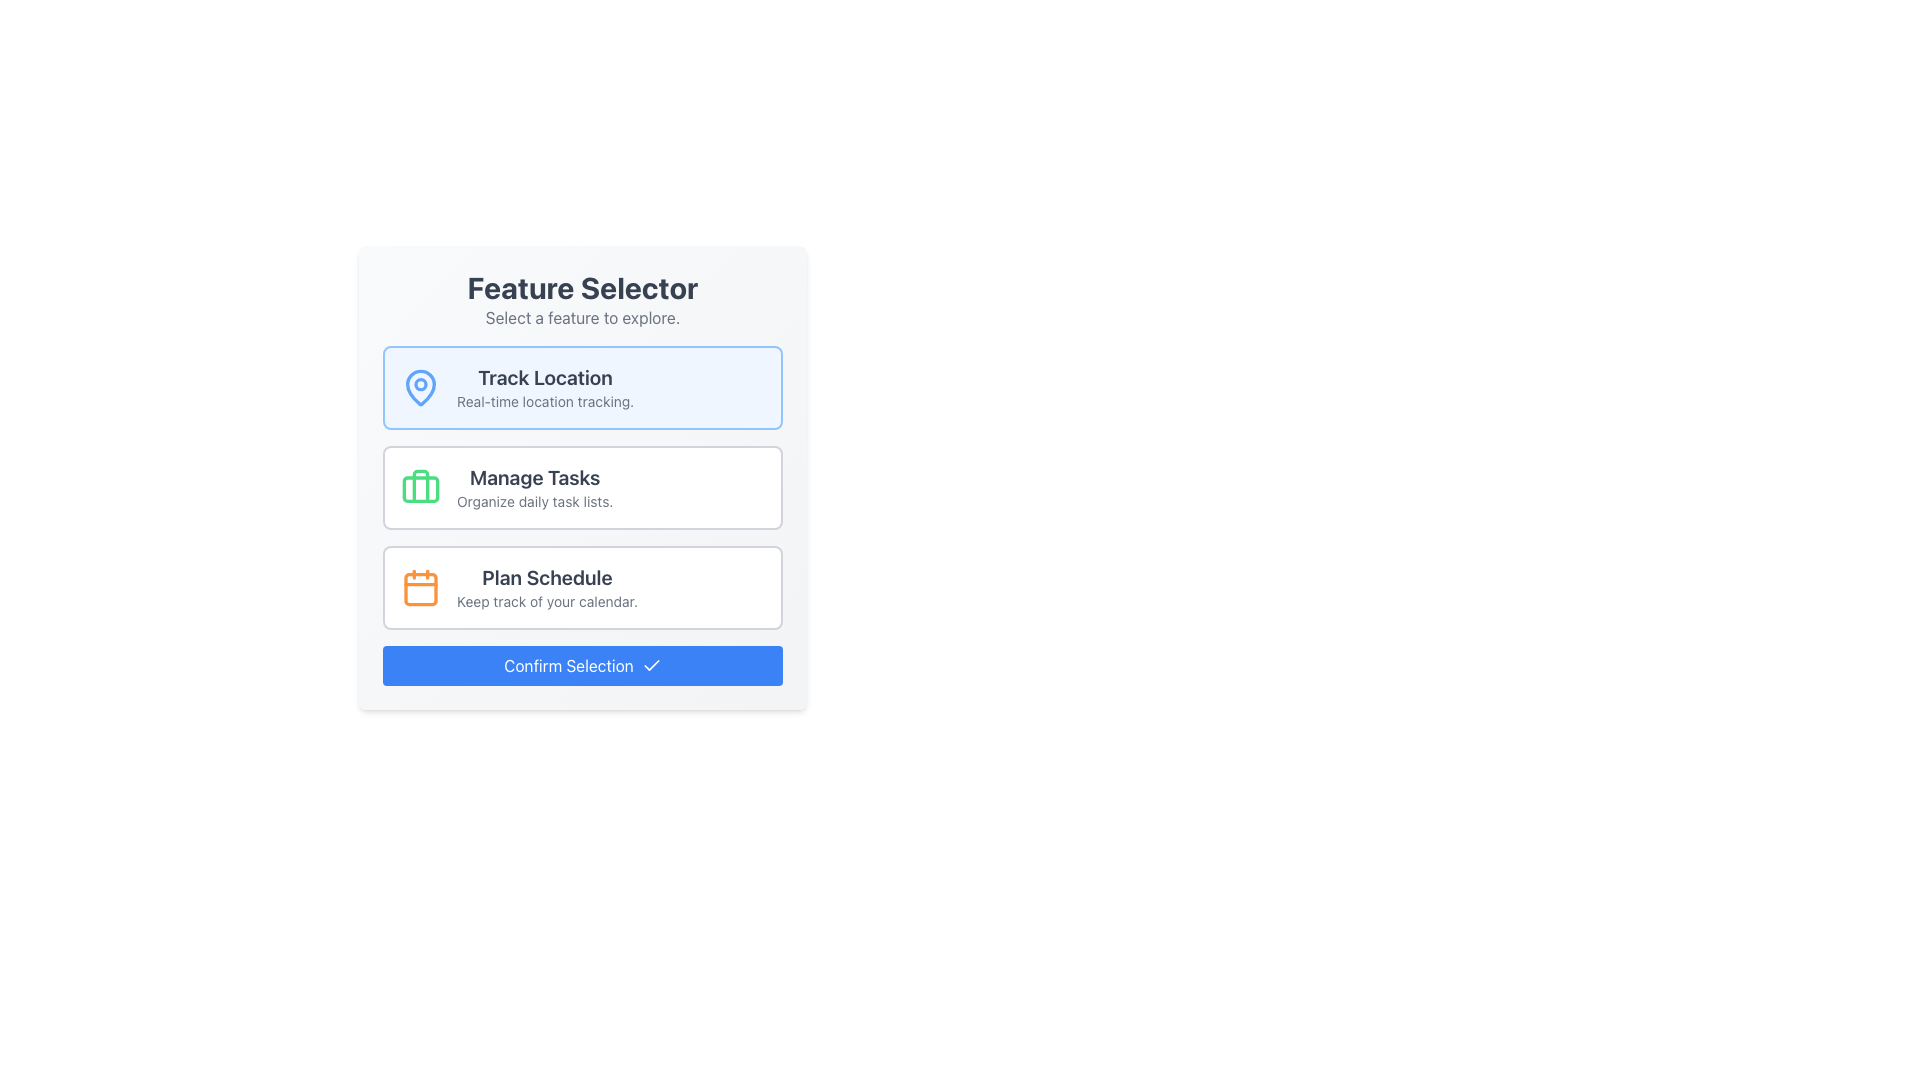 Image resolution: width=1920 pixels, height=1080 pixels. What do you see at coordinates (420, 388) in the screenshot?
I see `the blue pin-shaped icon representing 'Track Location' in the 'Feature Selector' panel` at bounding box center [420, 388].